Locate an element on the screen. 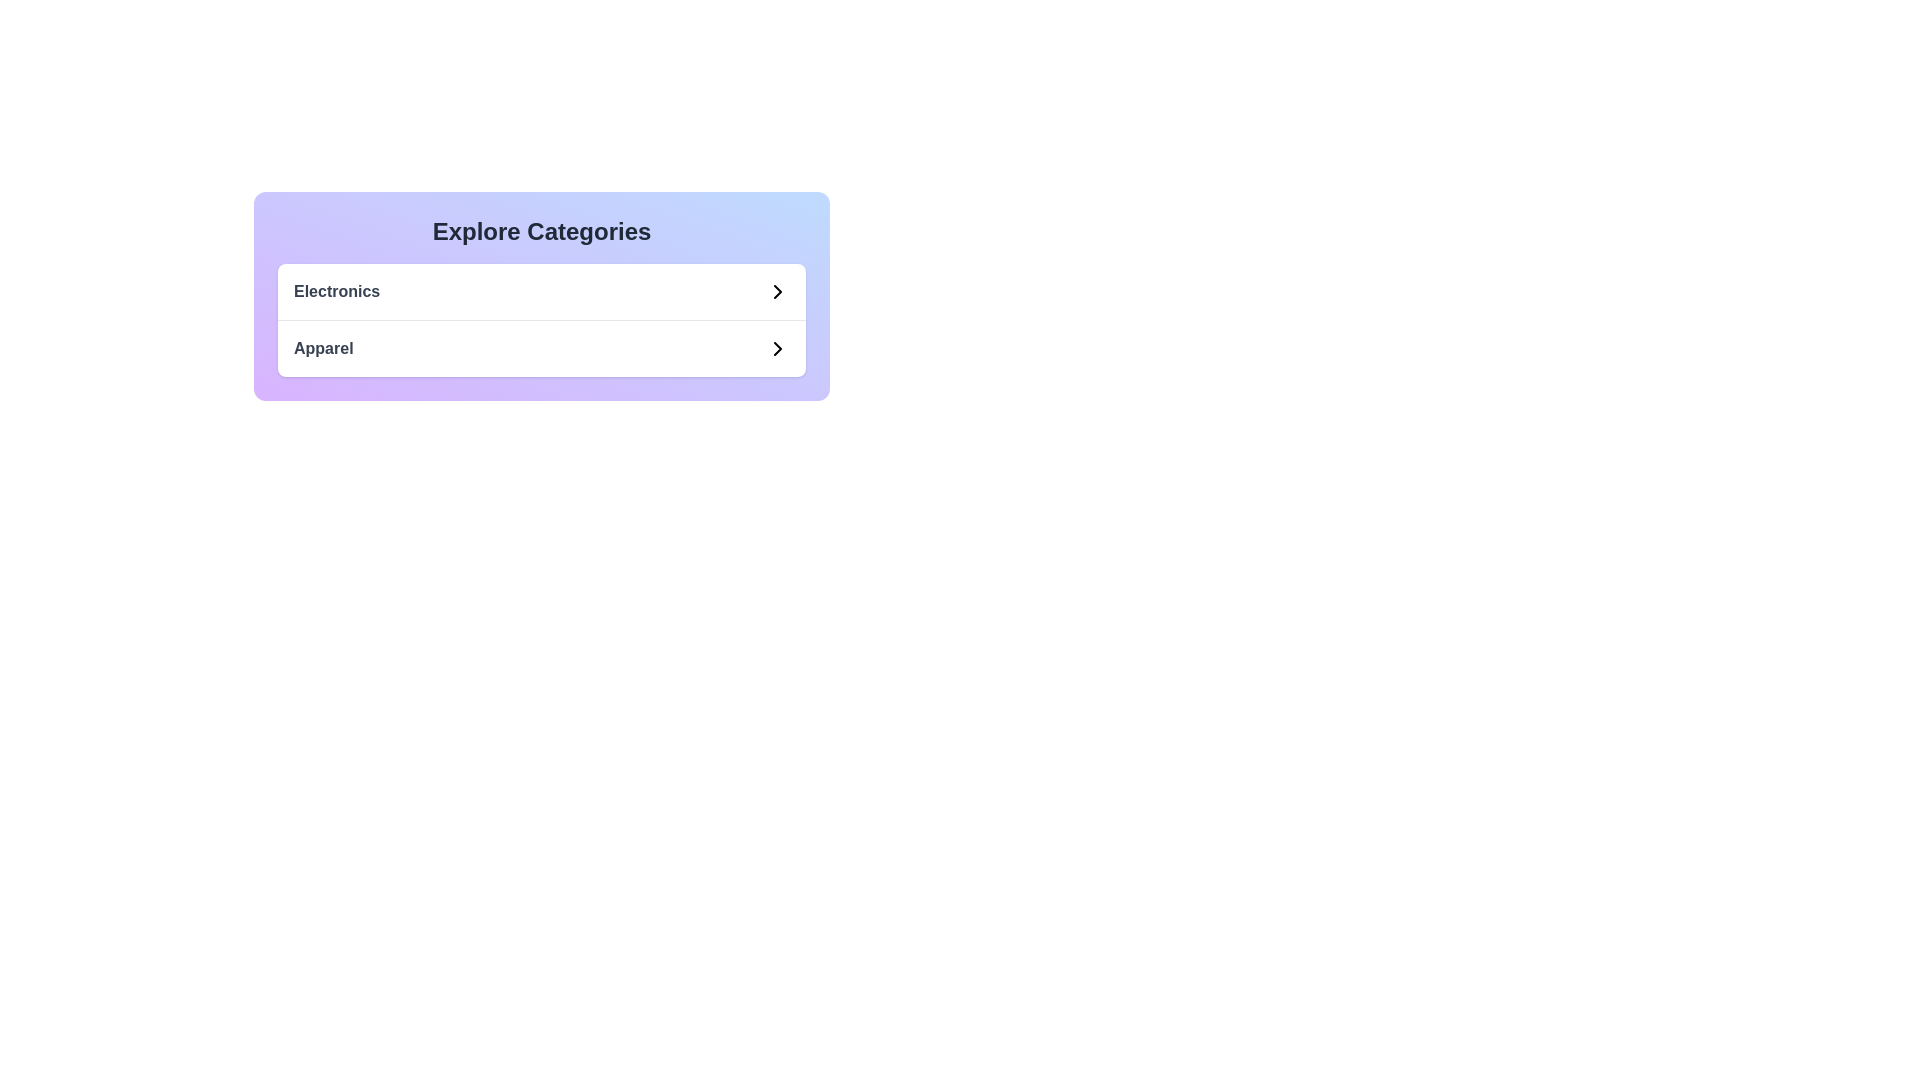 This screenshot has height=1080, width=1920. the 'Apparel' category list item, which is the second item in the 'Explore Categories' section is located at coordinates (542, 346).